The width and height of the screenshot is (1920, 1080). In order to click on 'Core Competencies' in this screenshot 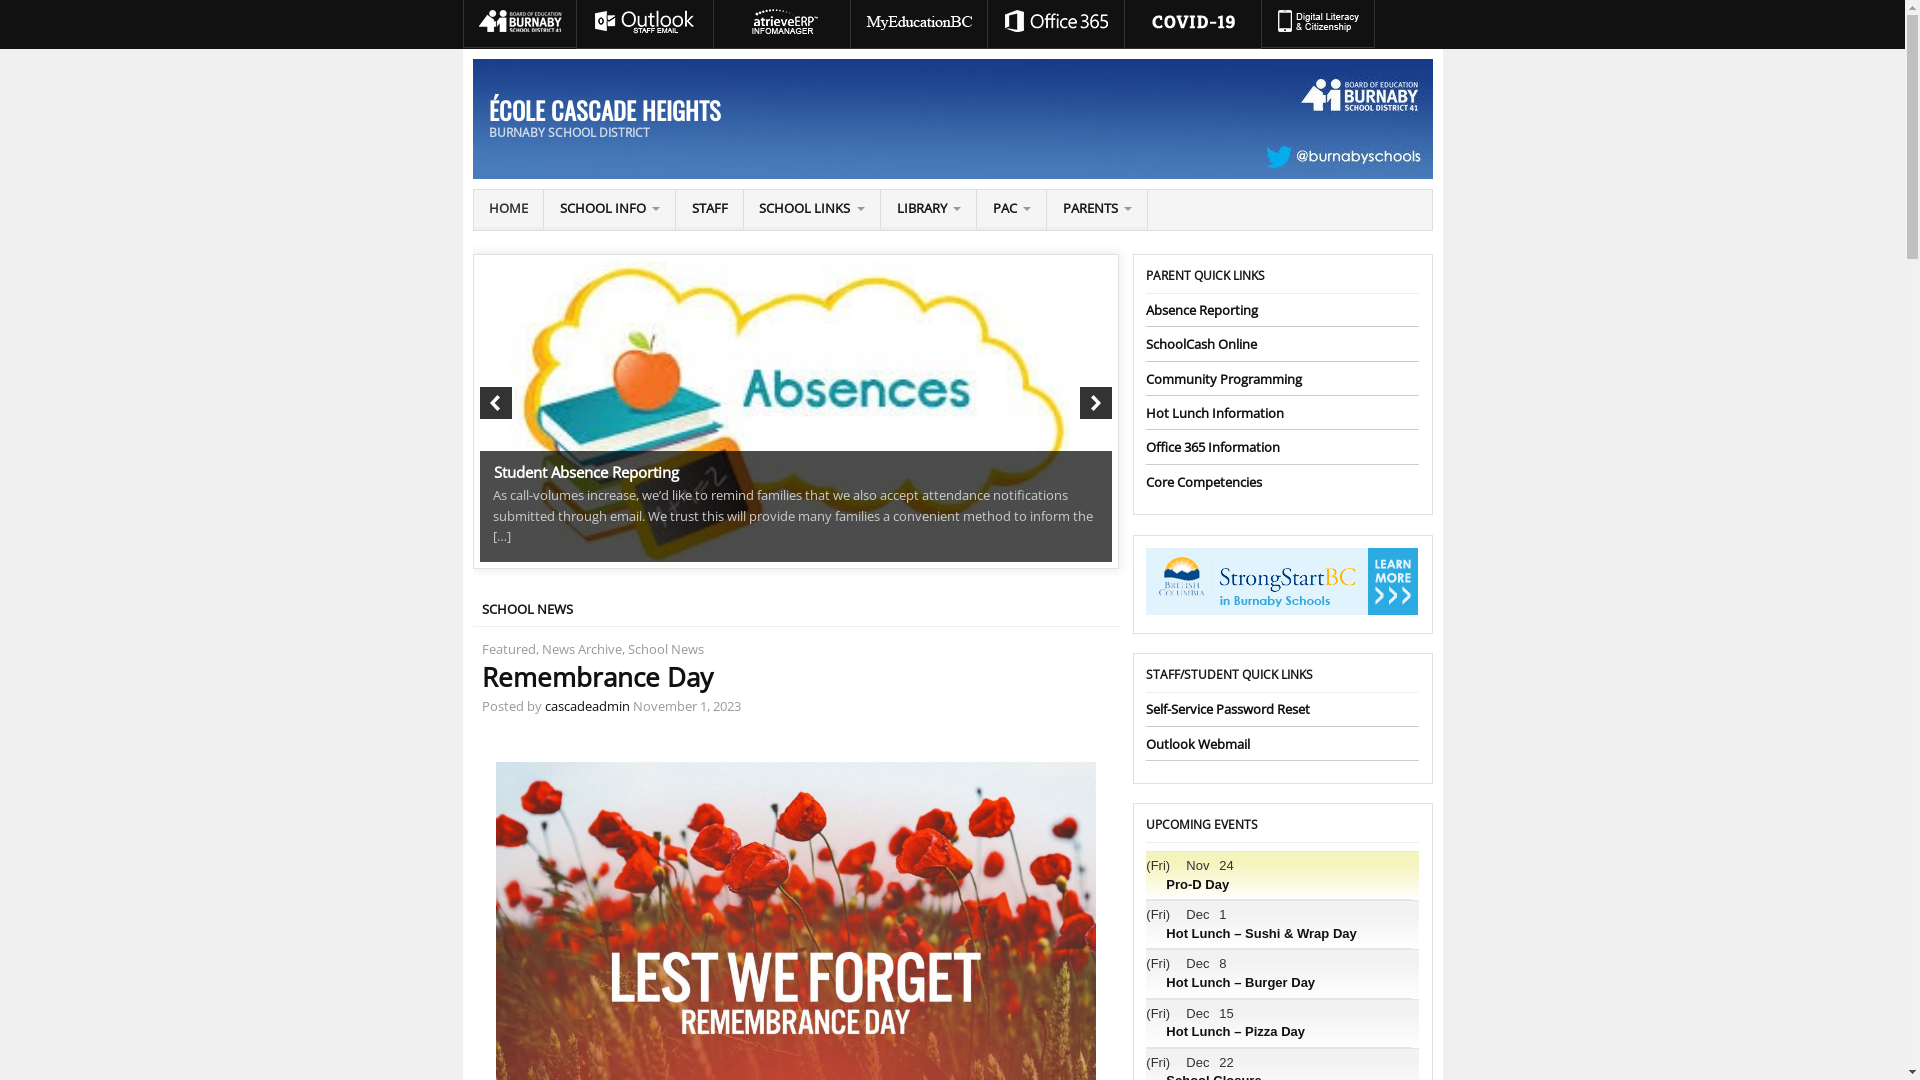, I will do `click(1203, 482)`.